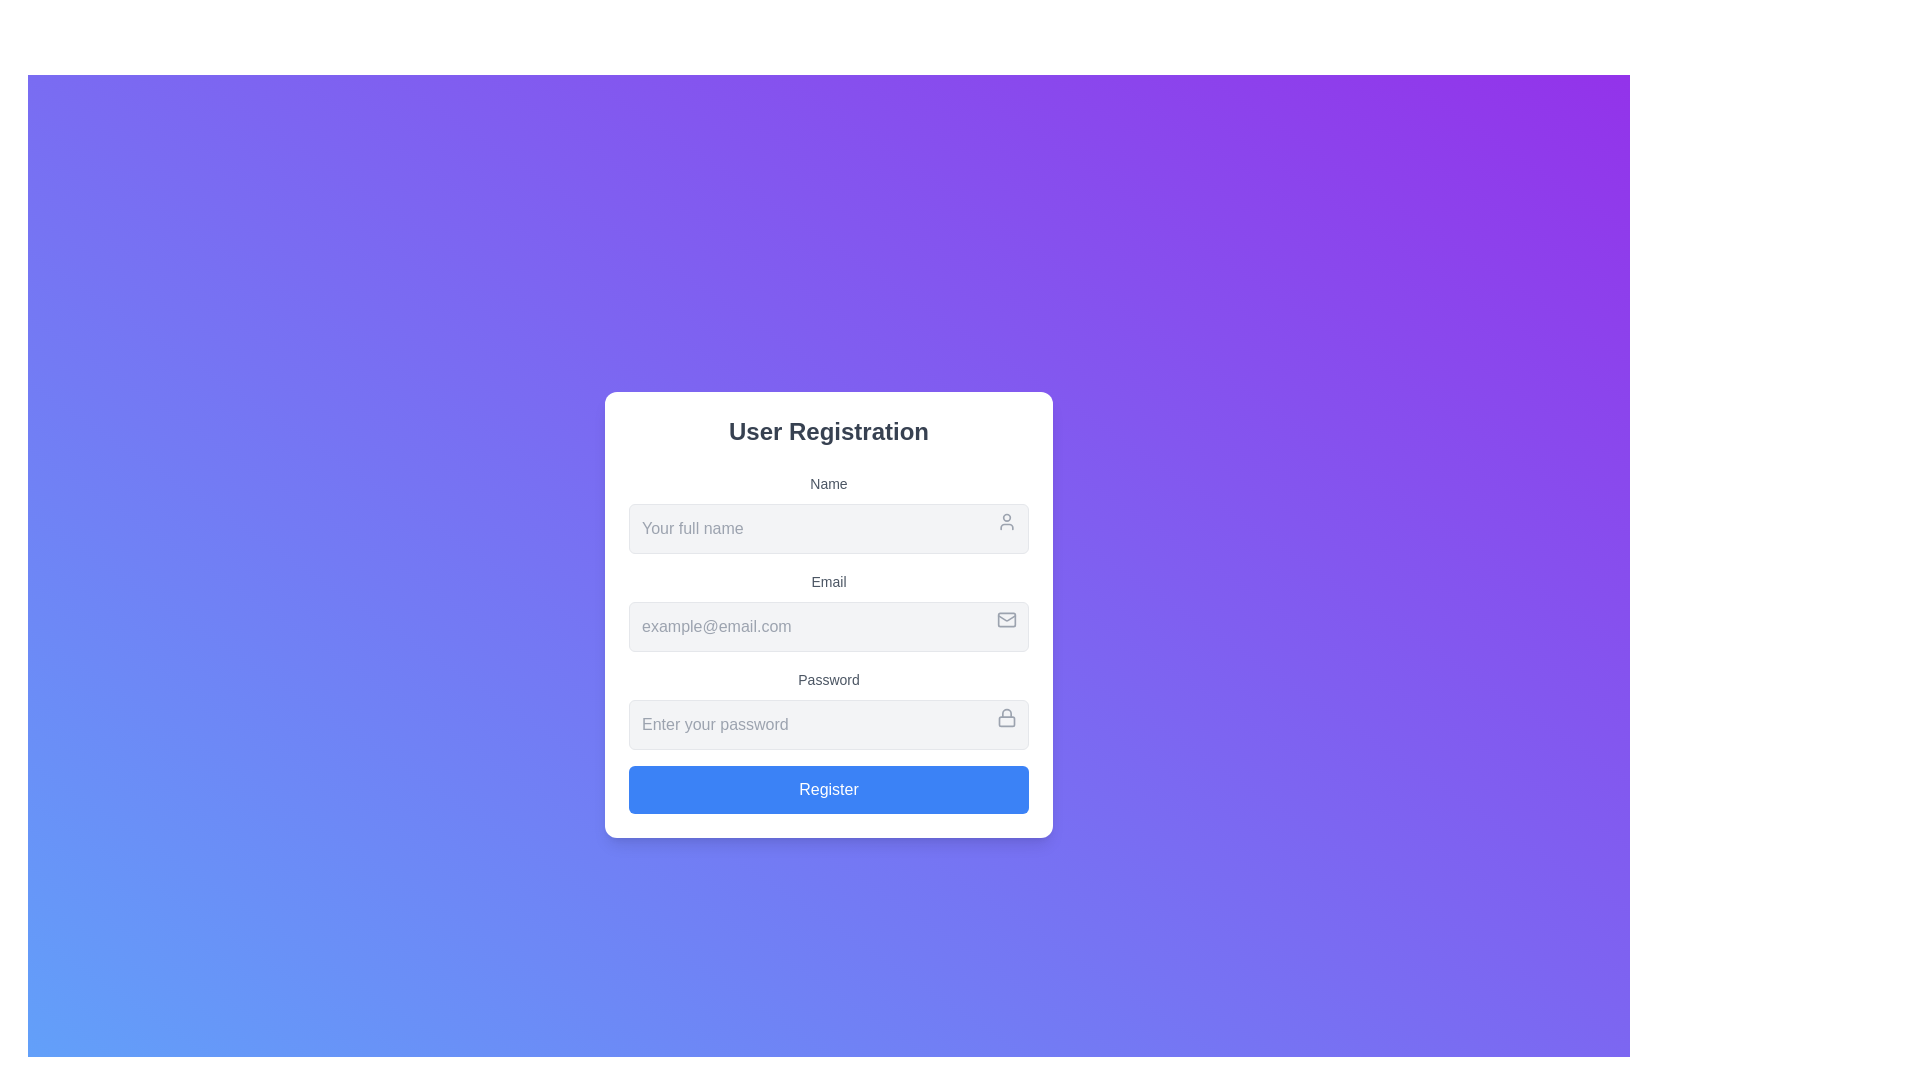  I want to click on the Email input field labeled 'Email' to focus on it, so click(829, 609).